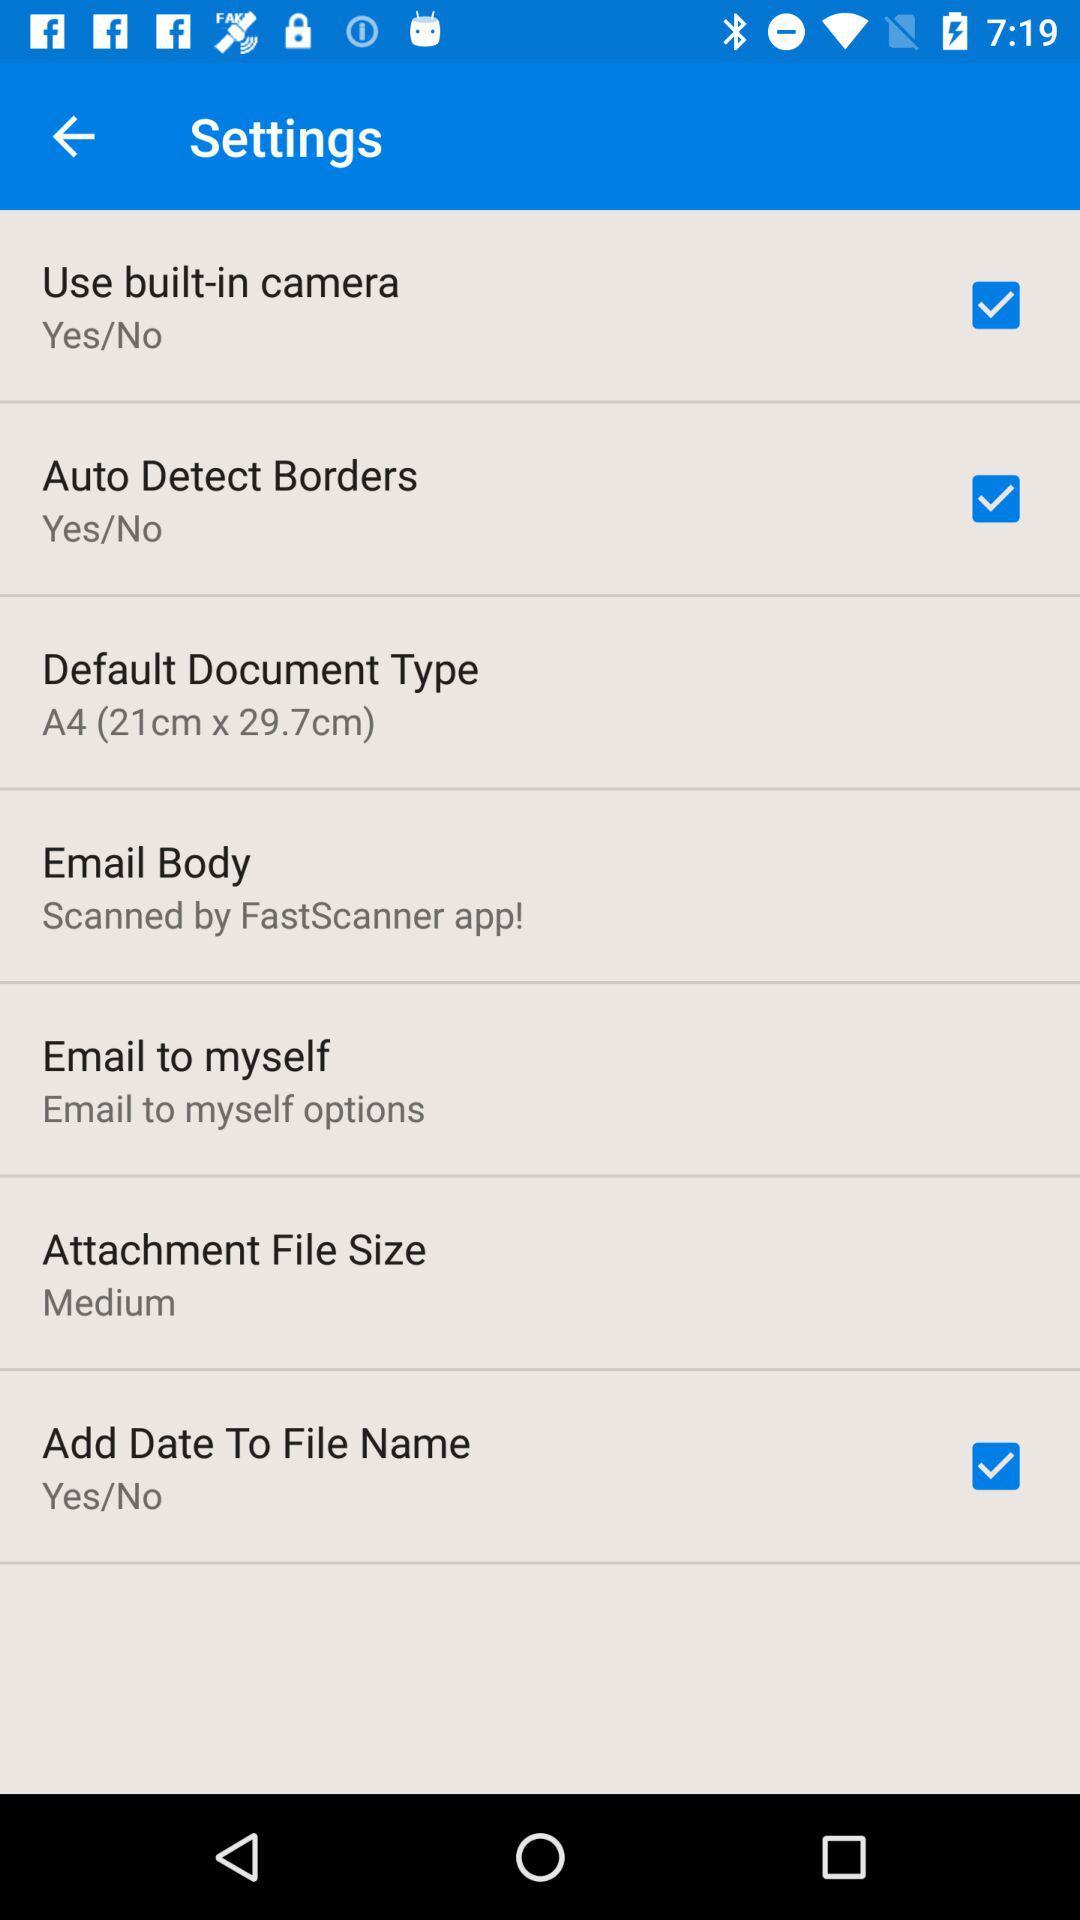 Image resolution: width=1080 pixels, height=1920 pixels. What do you see at coordinates (283, 913) in the screenshot?
I see `icon below email body` at bounding box center [283, 913].